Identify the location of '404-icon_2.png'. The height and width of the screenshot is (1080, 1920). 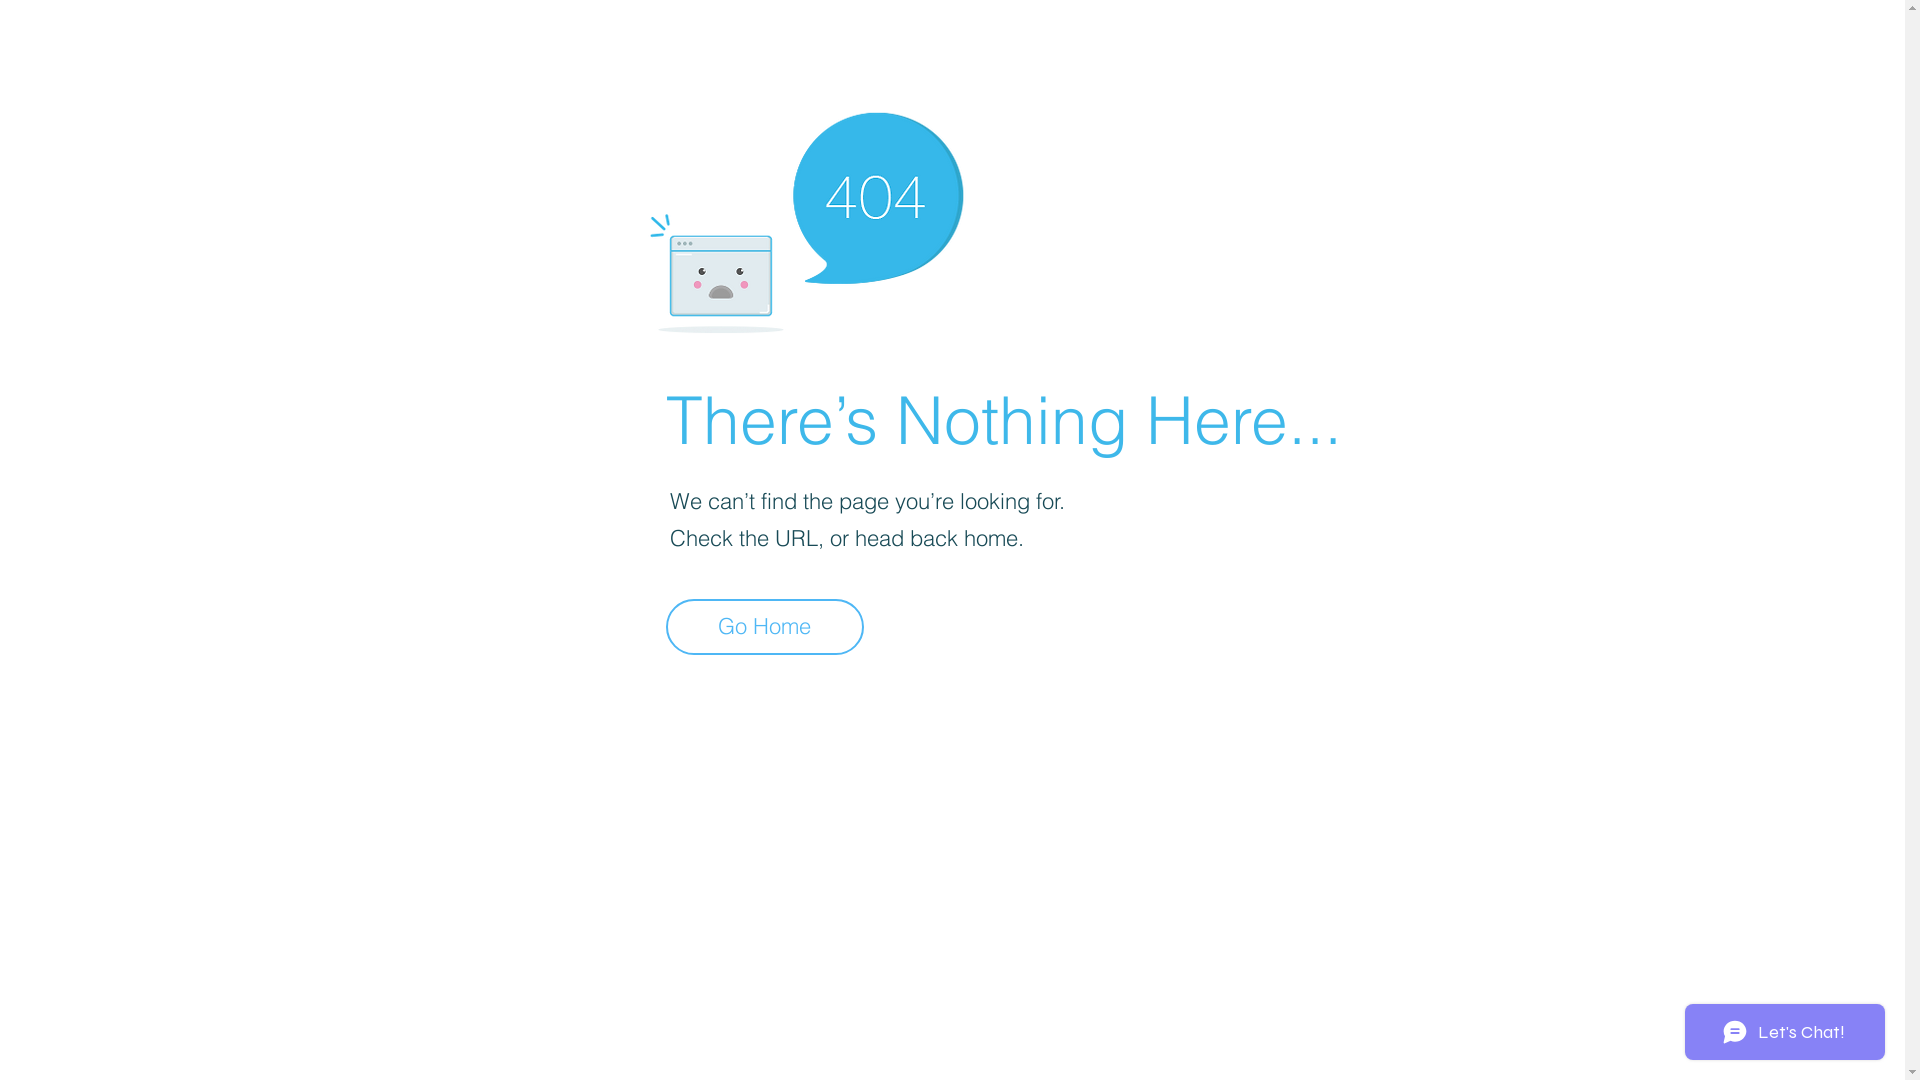
(805, 217).